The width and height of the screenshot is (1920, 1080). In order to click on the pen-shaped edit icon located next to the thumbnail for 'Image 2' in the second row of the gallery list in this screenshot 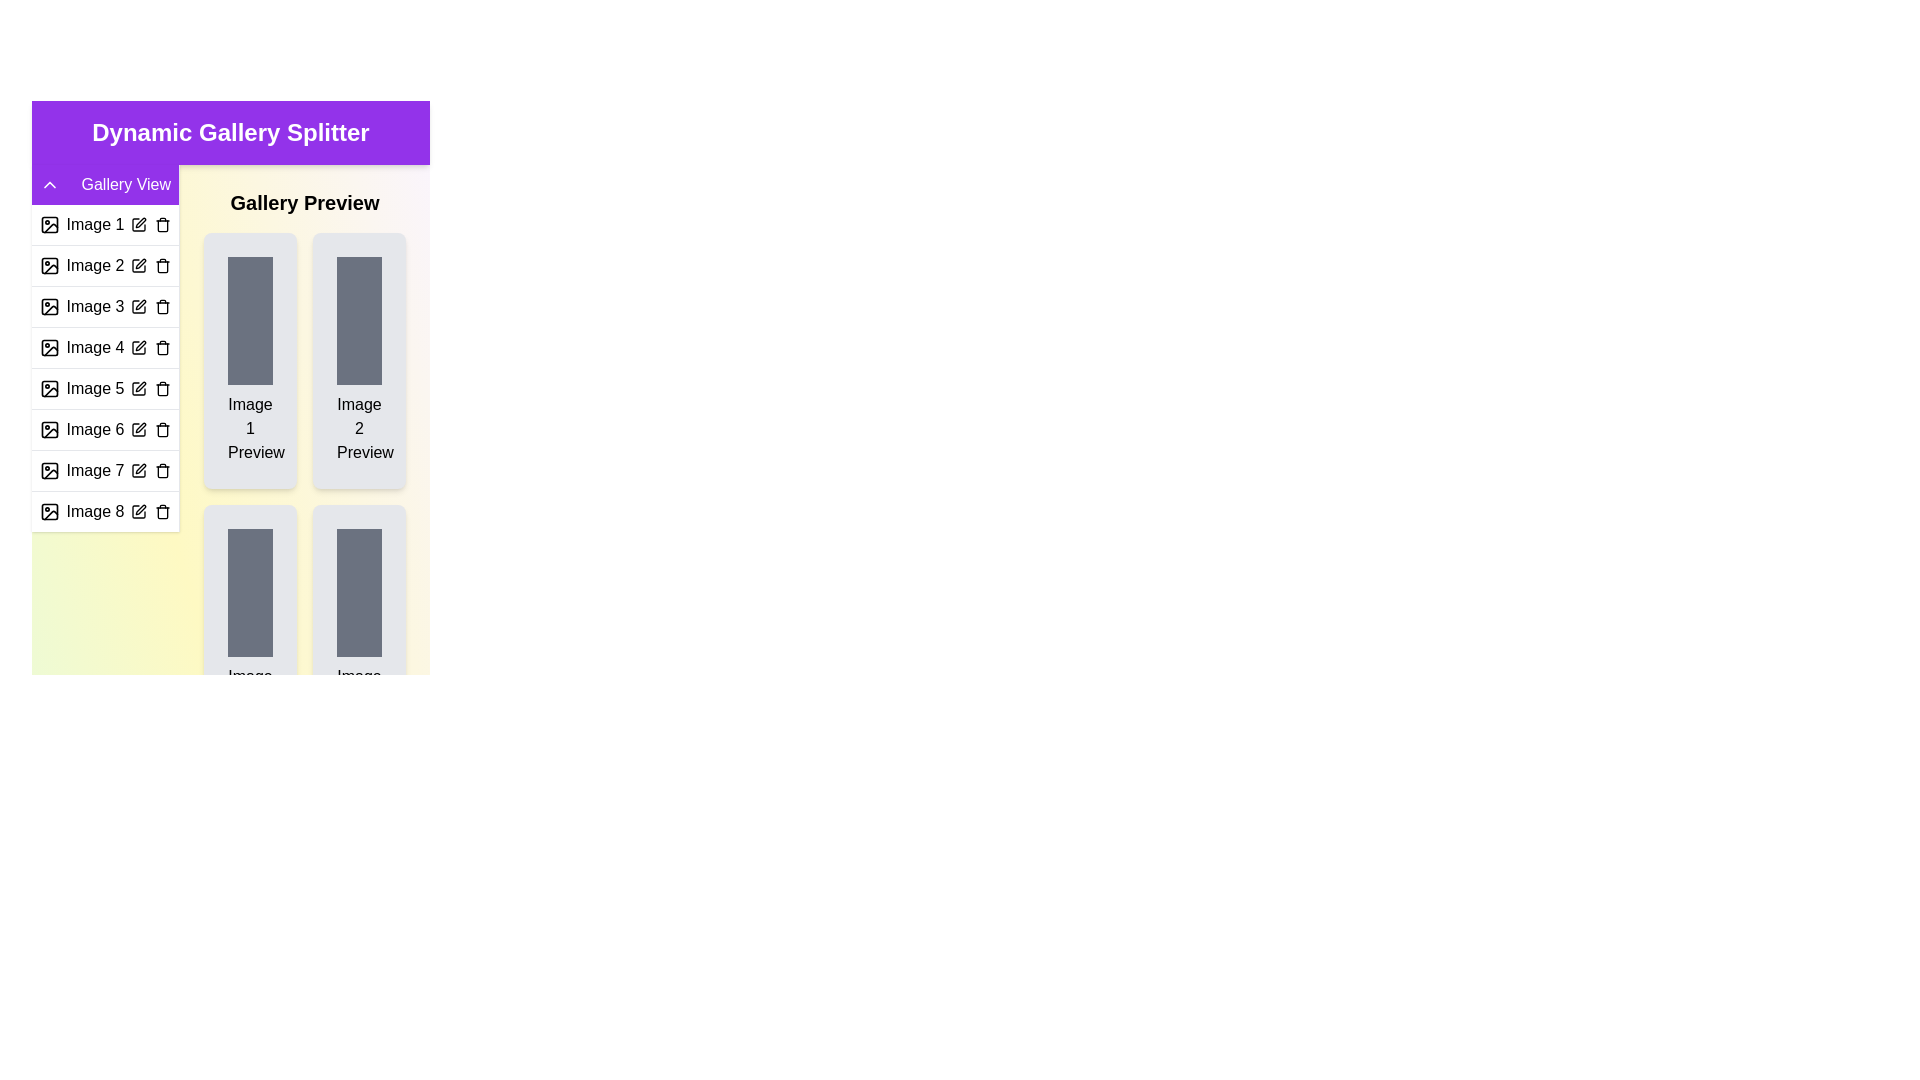, I will do `click(139, 262)`.